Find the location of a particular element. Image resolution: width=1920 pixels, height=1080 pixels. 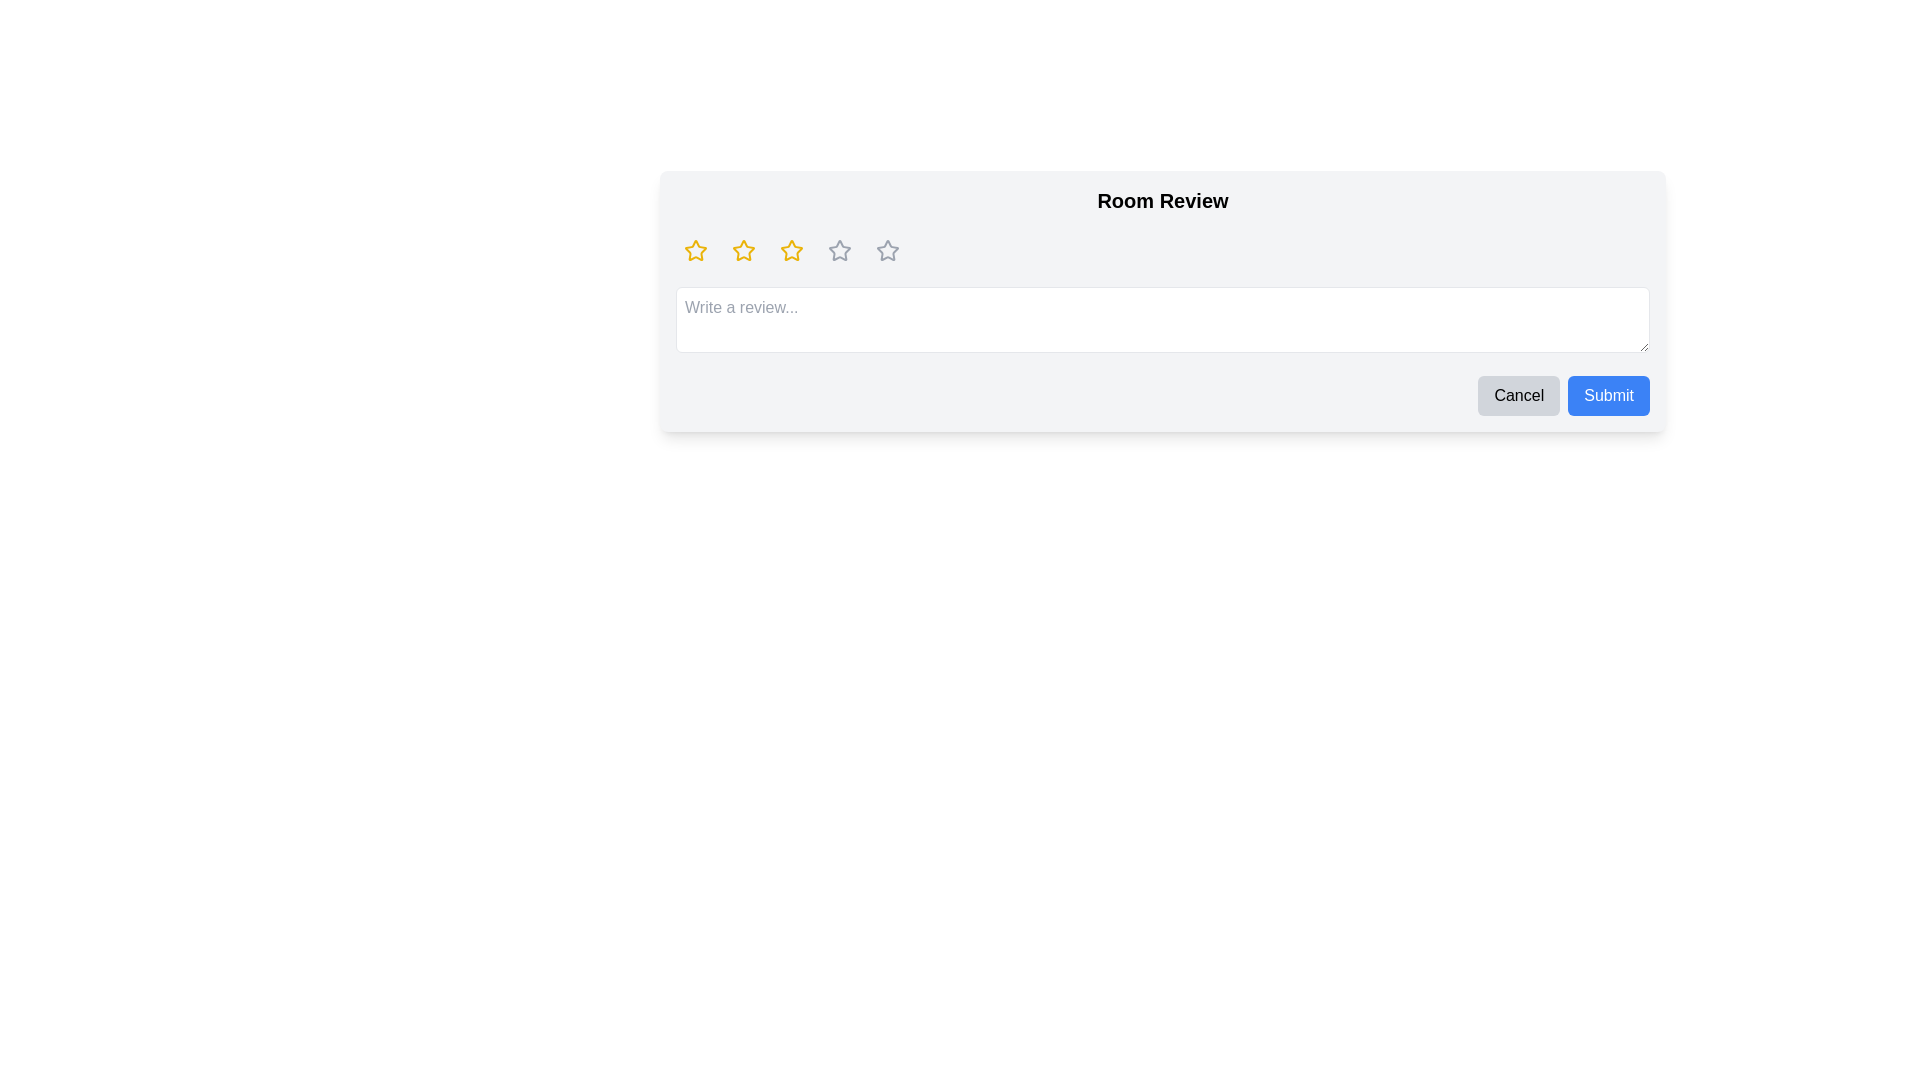

the second star-shaped rating icon with a yellow fill and black border, located in the second position of a row of five stars above the review text input field is located at coordinates (743, 249).